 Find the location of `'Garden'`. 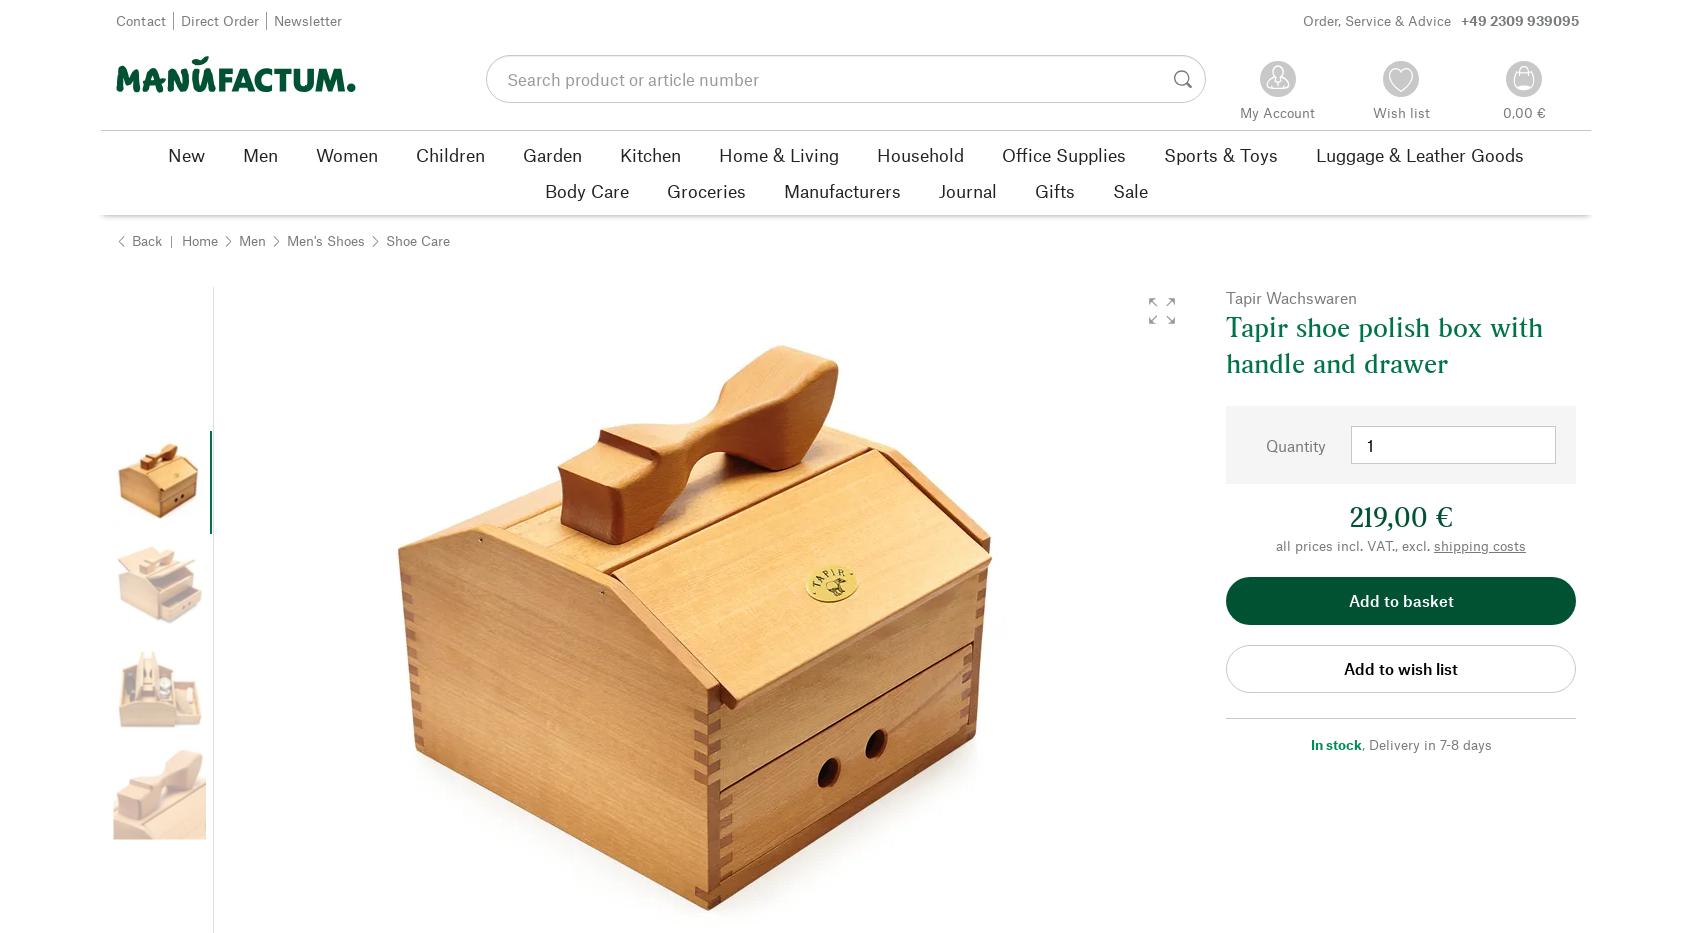

'Garden' is located at coordinates (552, 153).